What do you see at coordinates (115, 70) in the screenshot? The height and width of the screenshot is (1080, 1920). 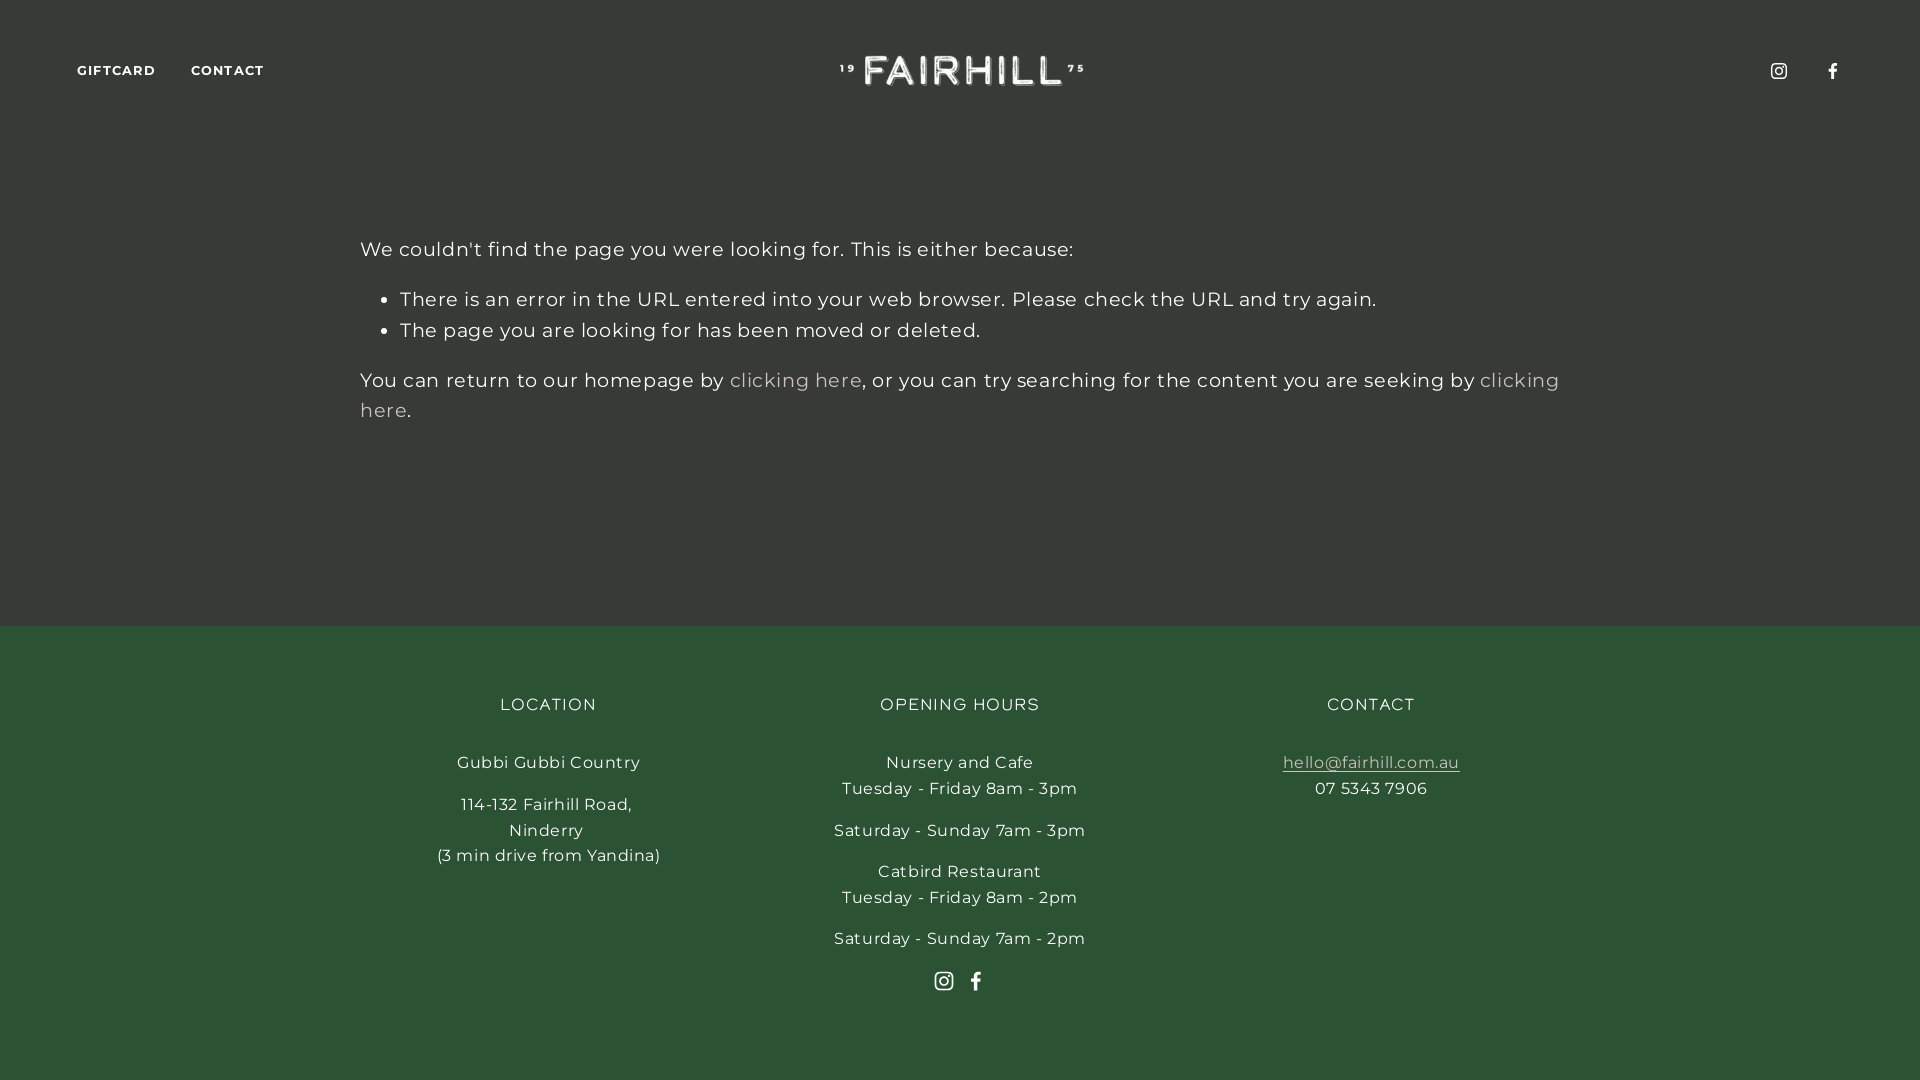 I see `'GIFTCARD'` at bounding box center [115, 70].